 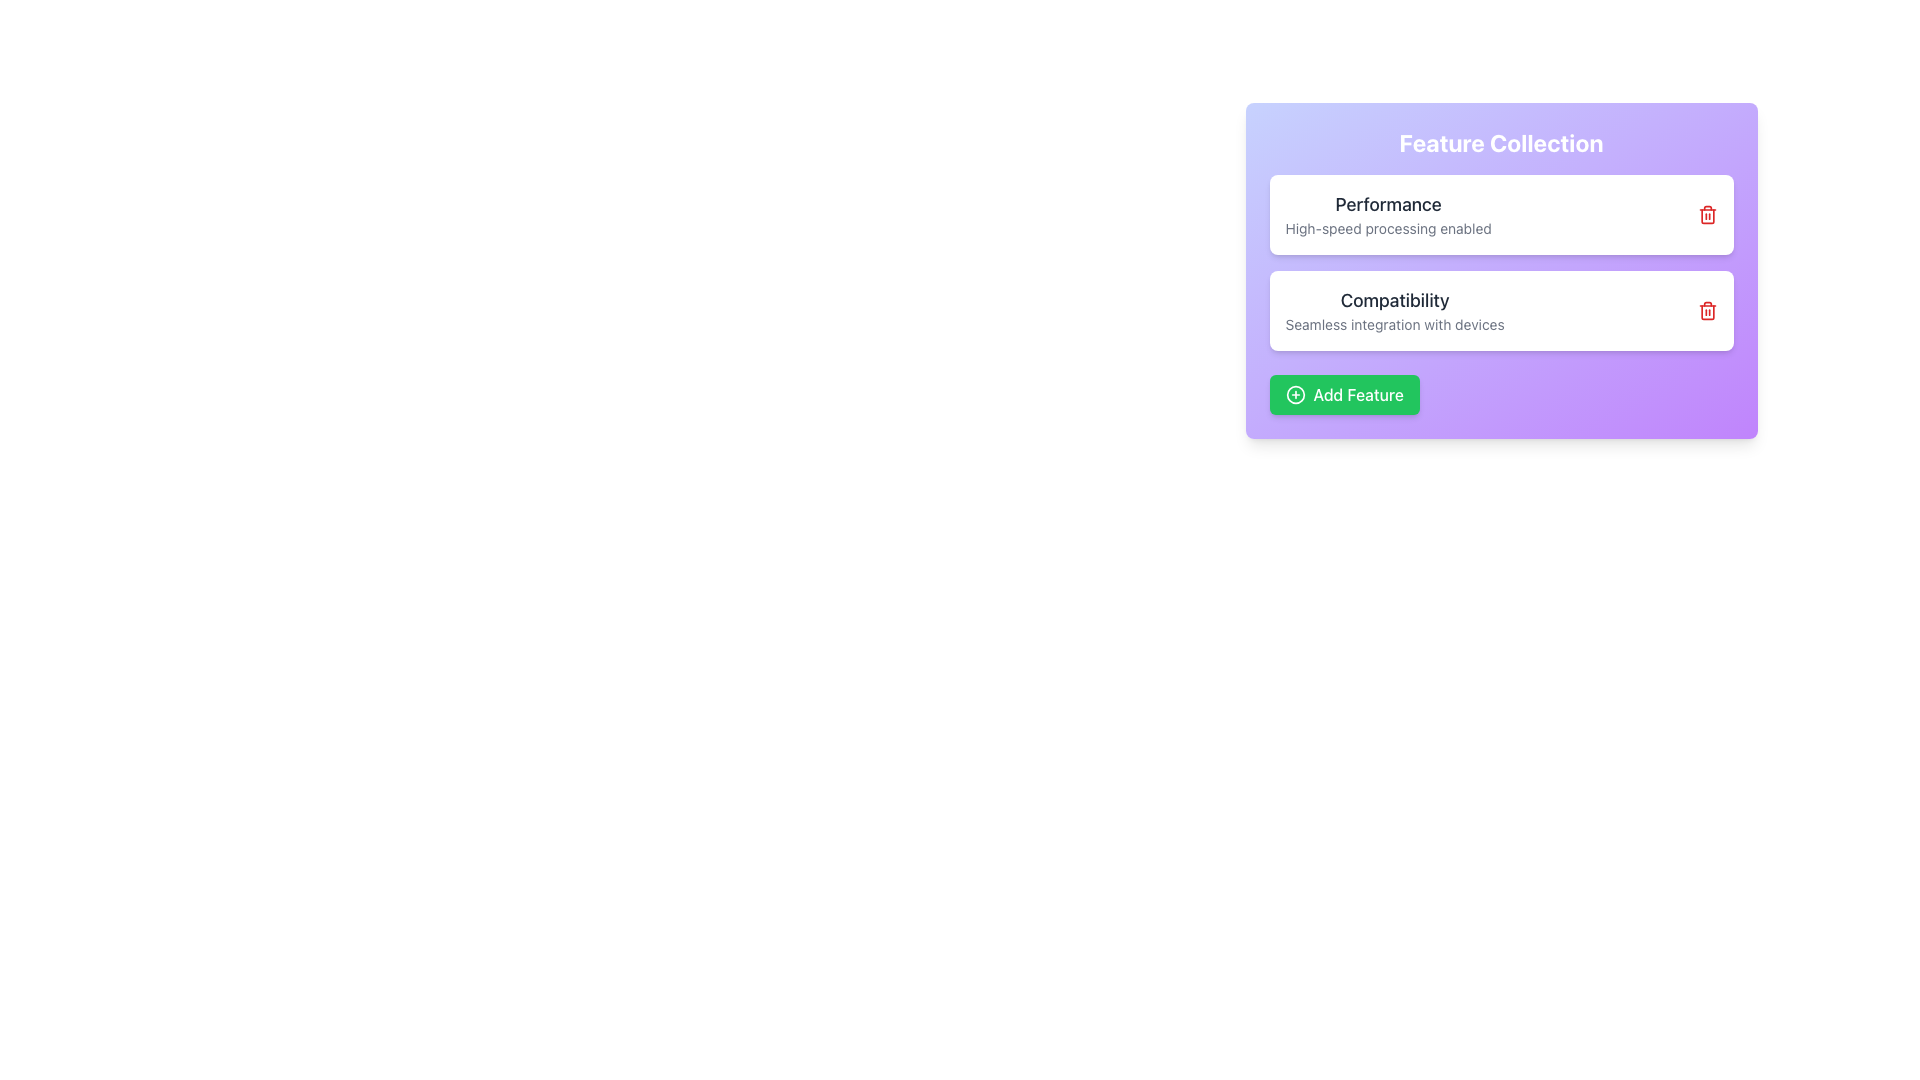 What do you see at coordinates (1394, 300) in the screenshot?
I see `the text label displaying 'Compatibility' in bold, larger dark gray font, positioned above 'Seamless integration with devices' within the 'Feature Collection' card` at bounding box center [1394, 300].